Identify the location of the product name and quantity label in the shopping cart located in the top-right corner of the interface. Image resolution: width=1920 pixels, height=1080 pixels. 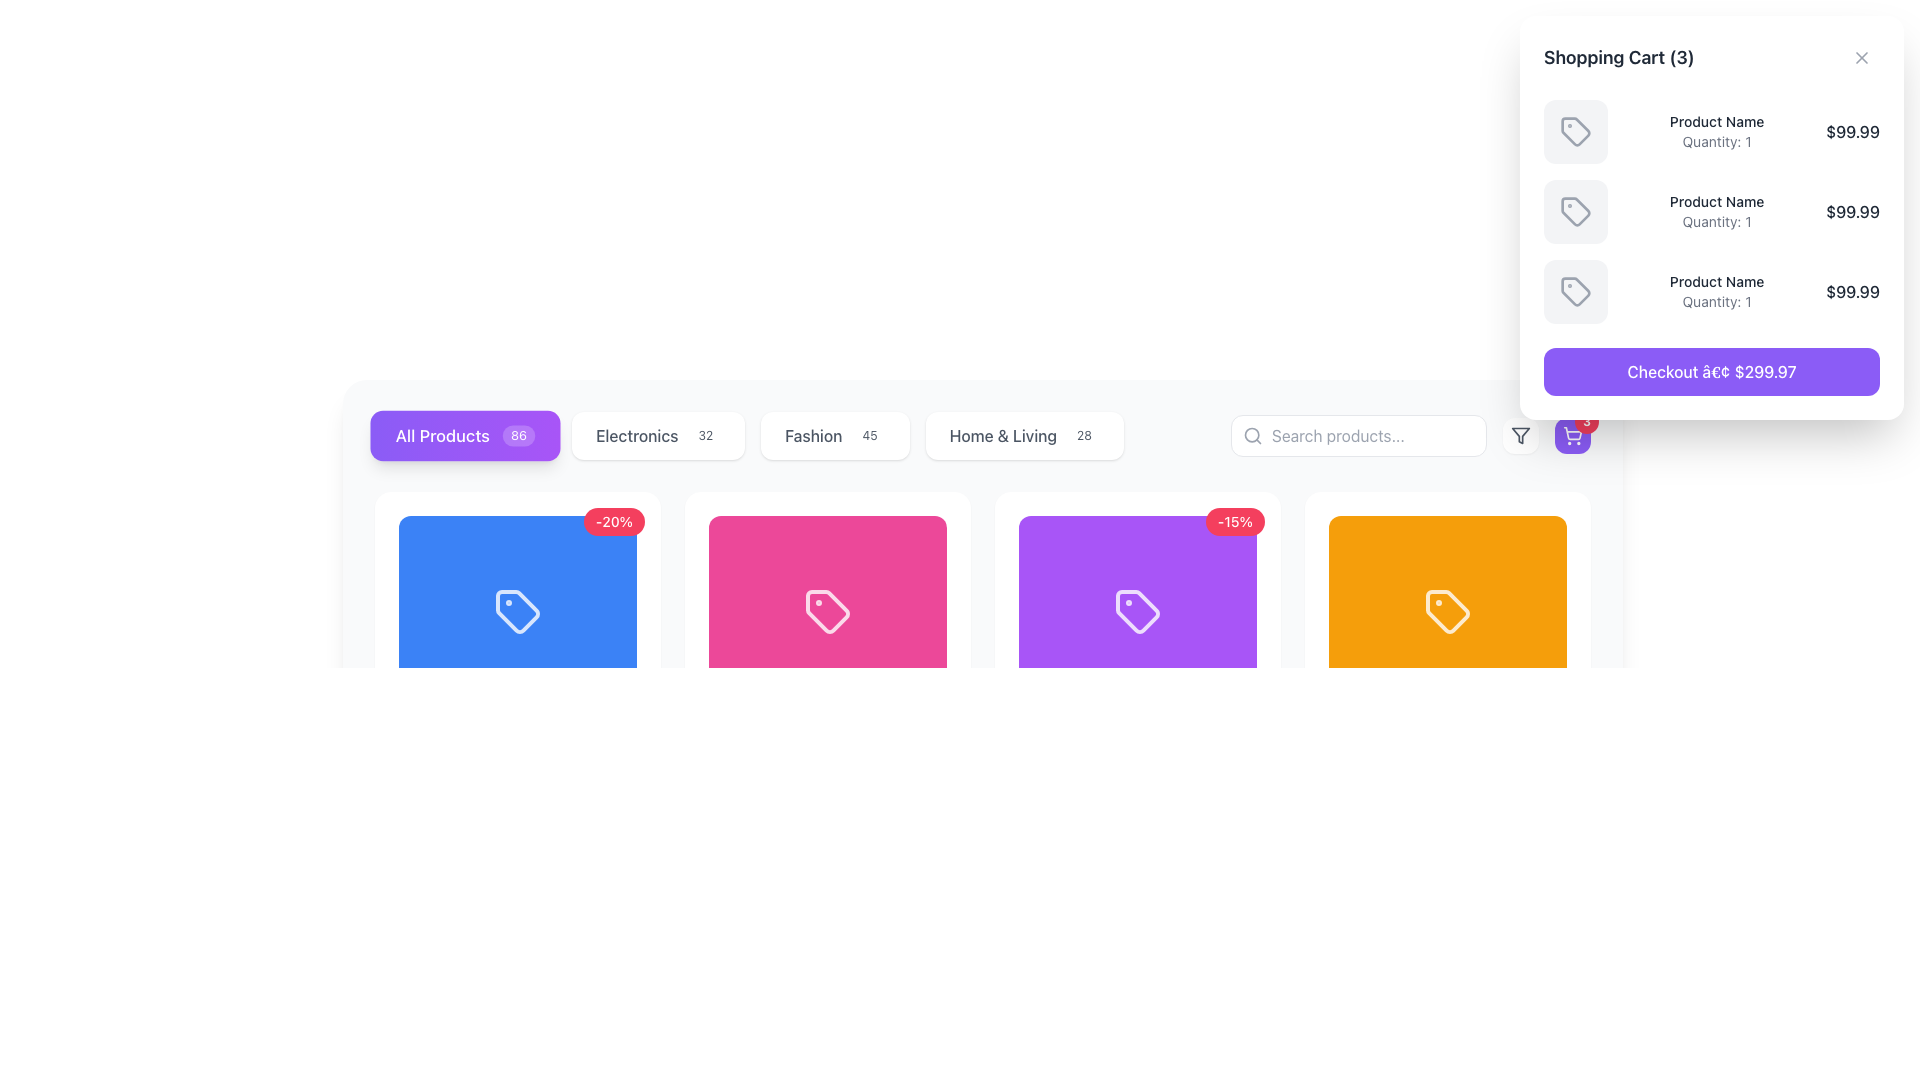
(1716, 131).